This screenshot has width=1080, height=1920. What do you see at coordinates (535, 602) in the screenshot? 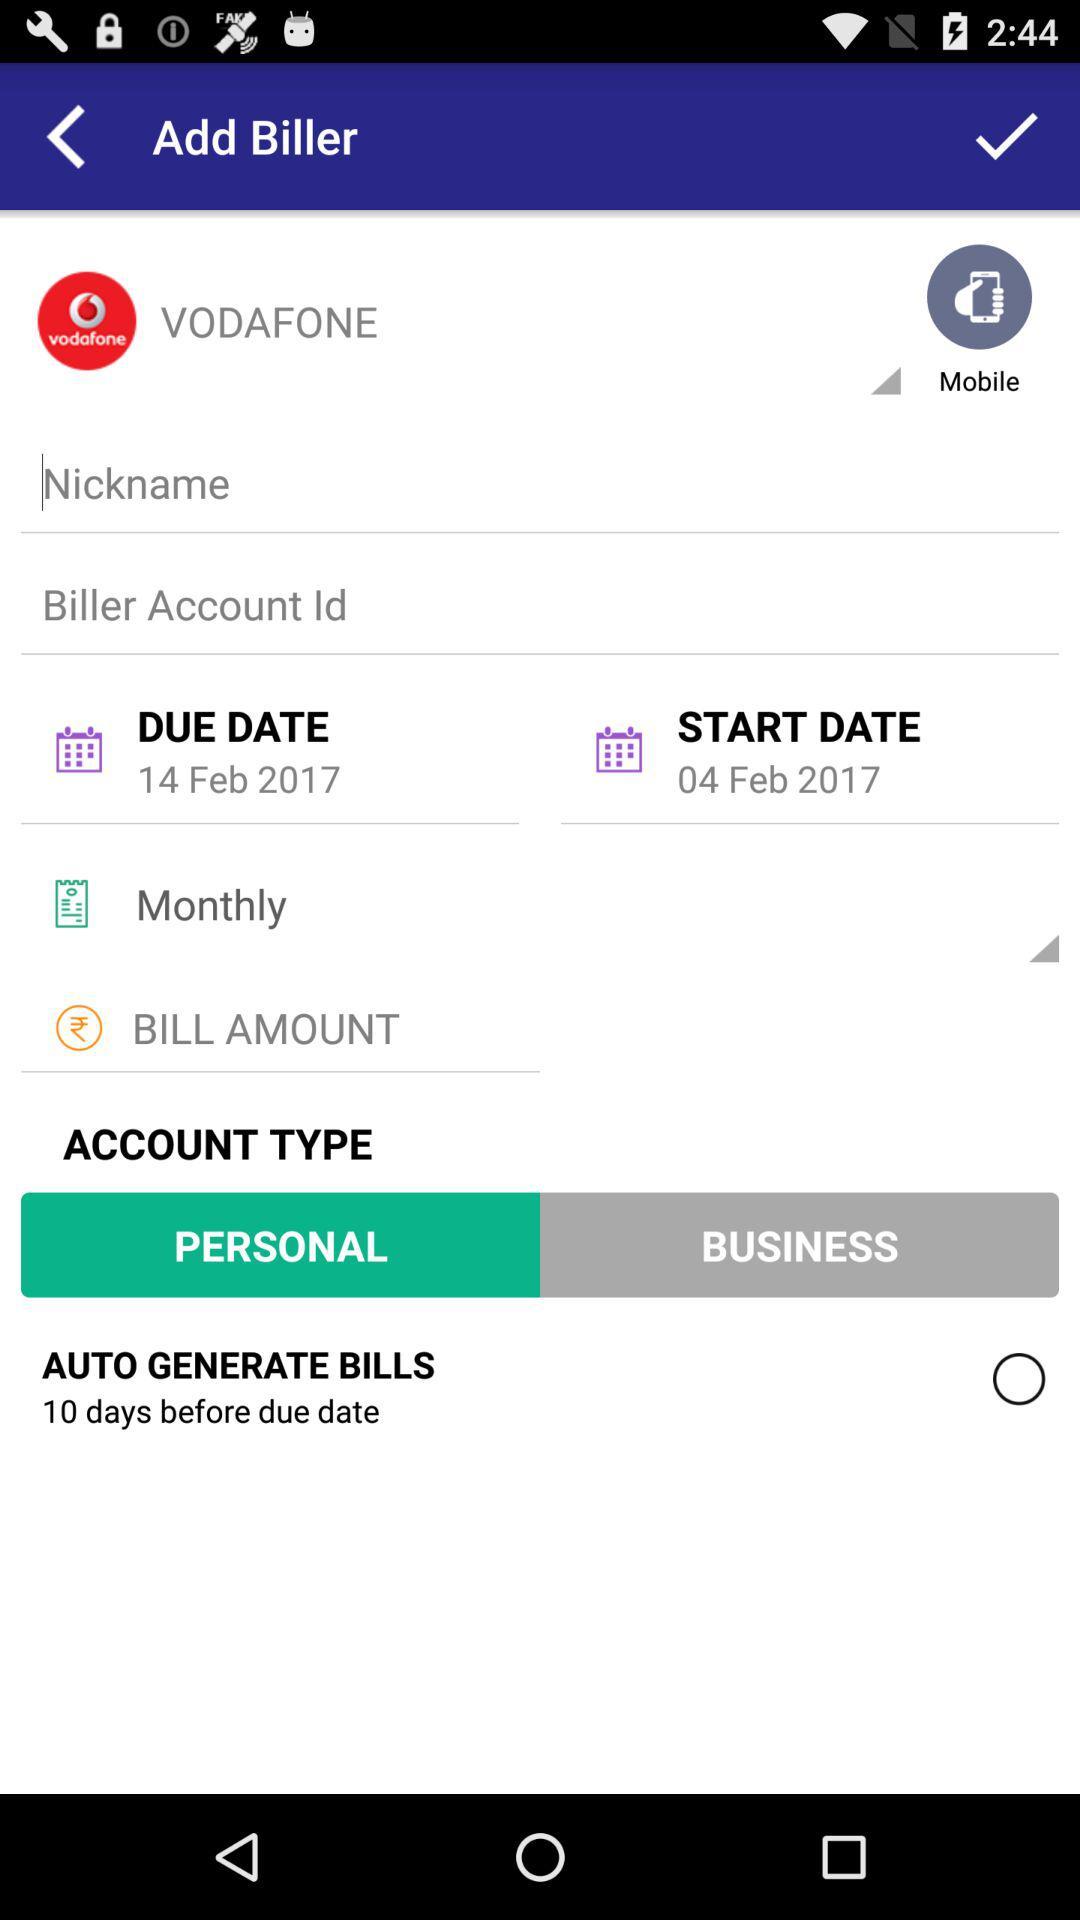
I see `biller account id` at bounding box center [535, 602].